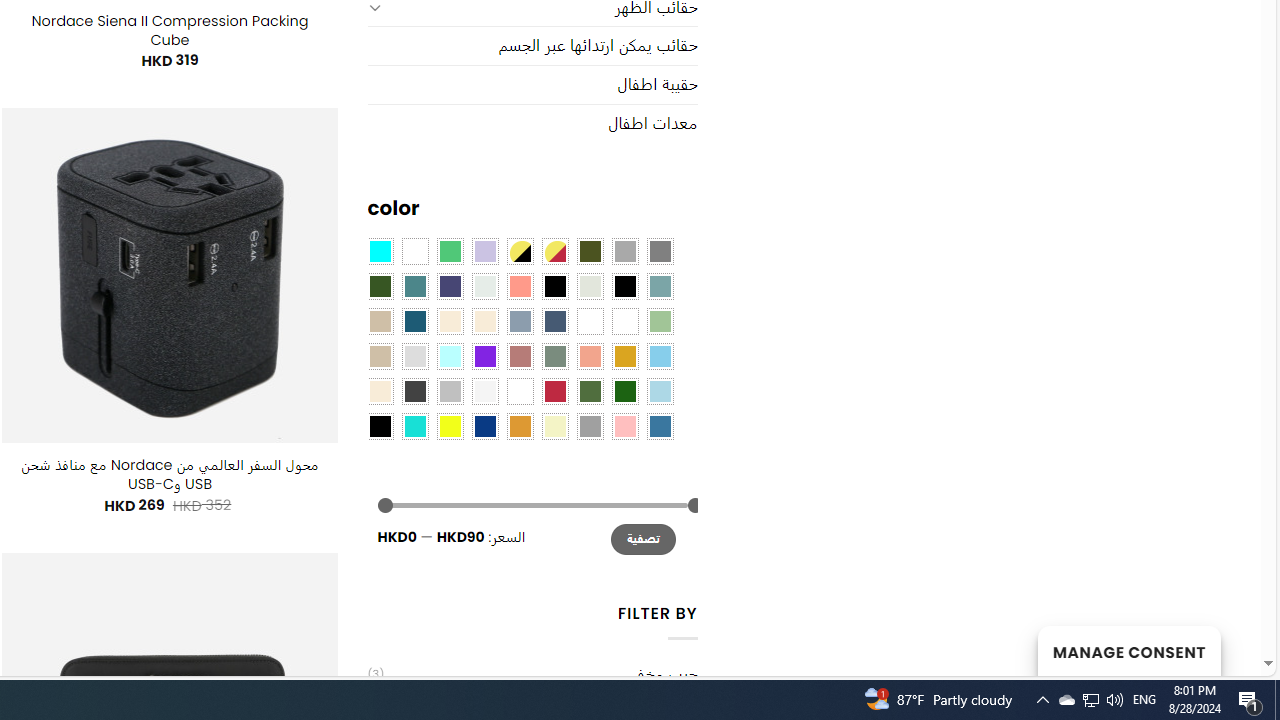 Image resolution: width=1280 pixels, height=720 pixels. Describe the element at coordinates (659, 285) in the screenshot. I see `'Blue Sage'` at that location.